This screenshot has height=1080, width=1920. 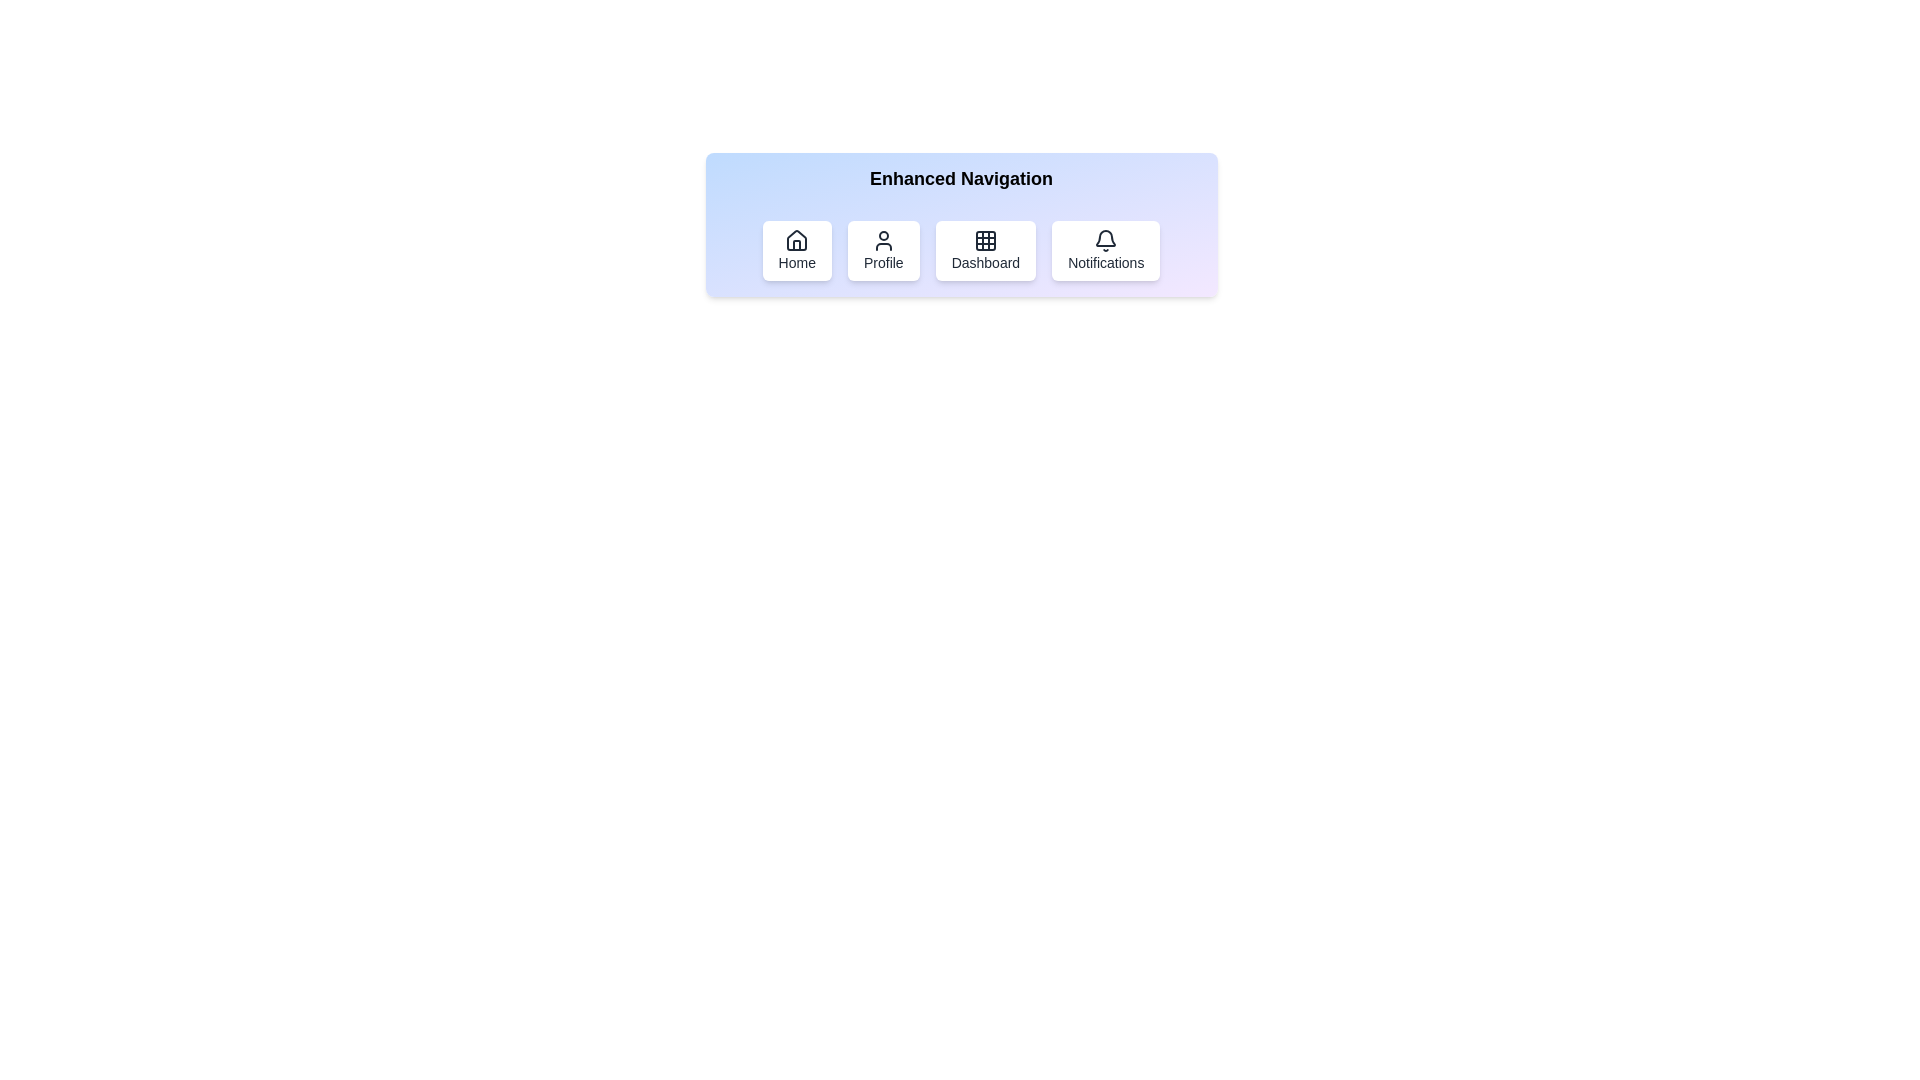 What do you see at coordinates (882, 261) in the screenshot?
I see `the 'Profile' button in the navigation bar` at bounding box center [882, 261].